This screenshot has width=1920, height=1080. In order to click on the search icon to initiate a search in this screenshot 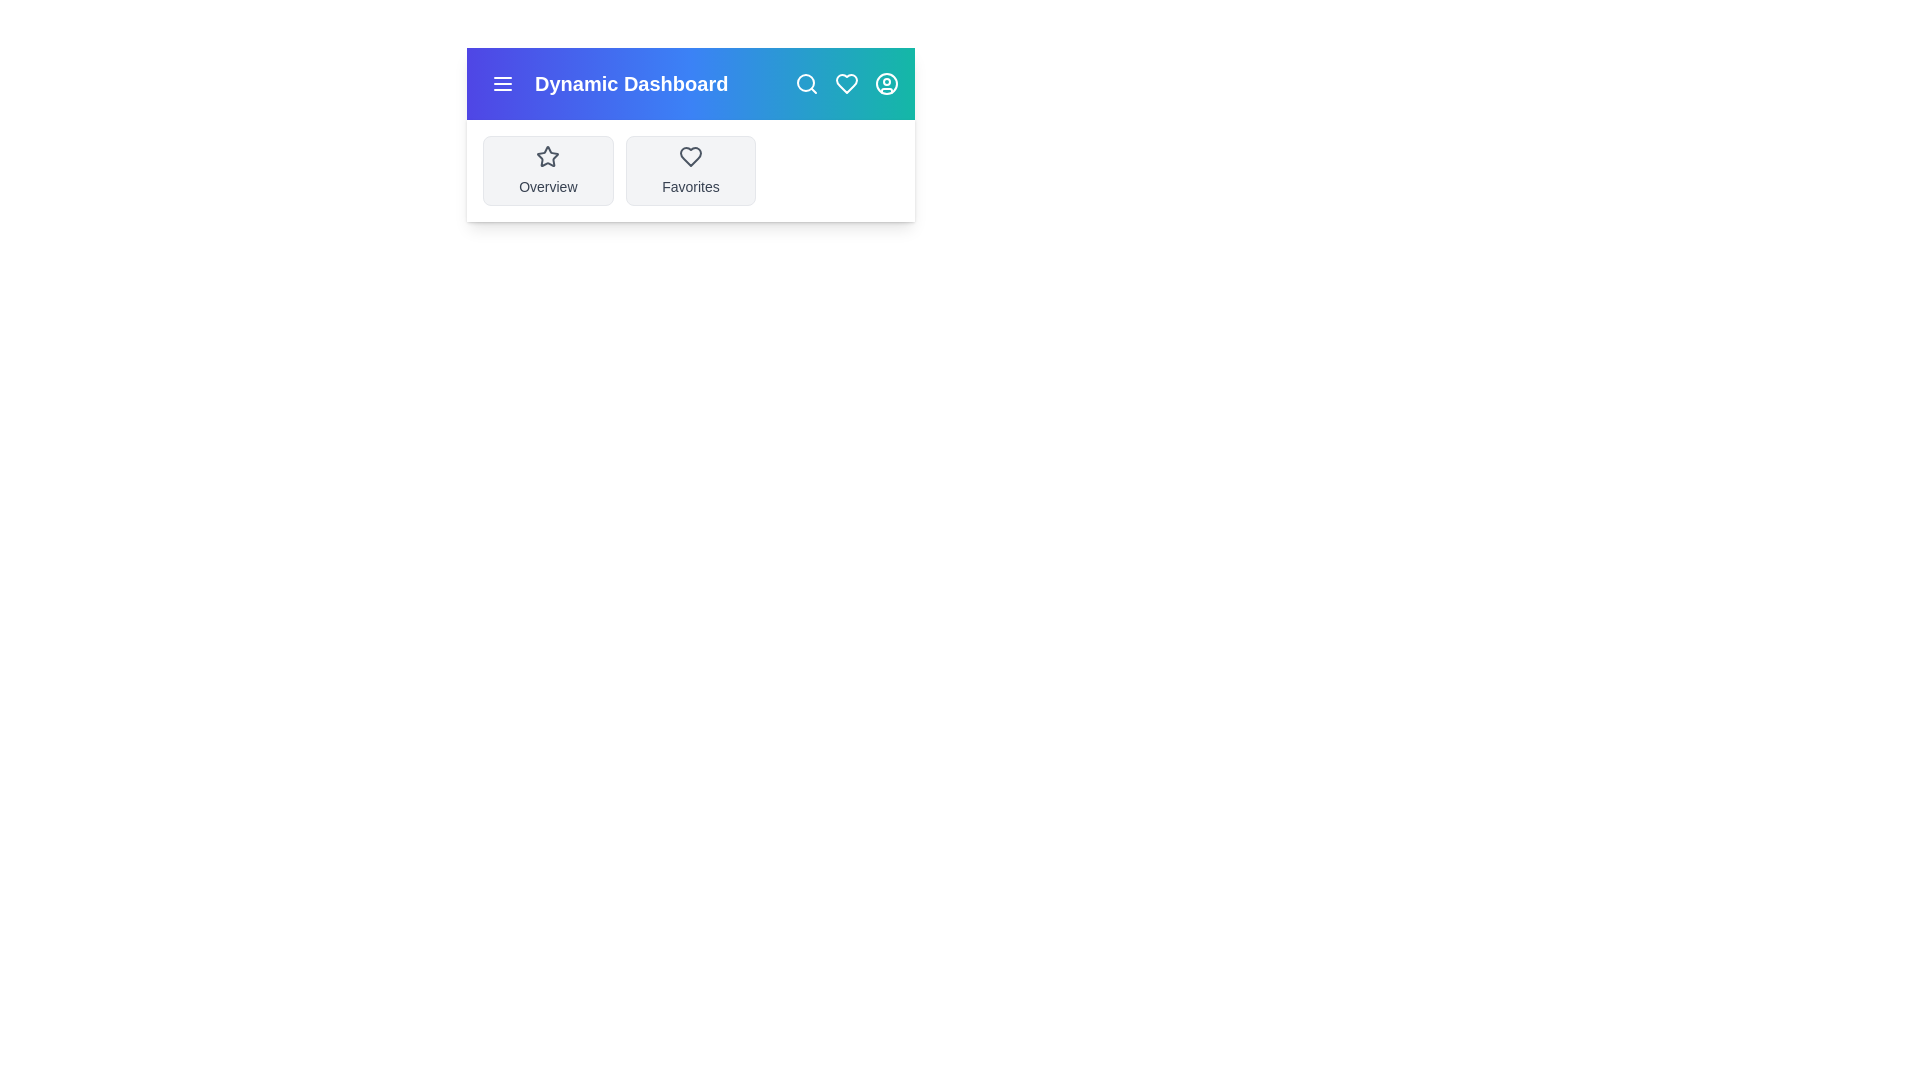, I will do `click(806, 83)`.